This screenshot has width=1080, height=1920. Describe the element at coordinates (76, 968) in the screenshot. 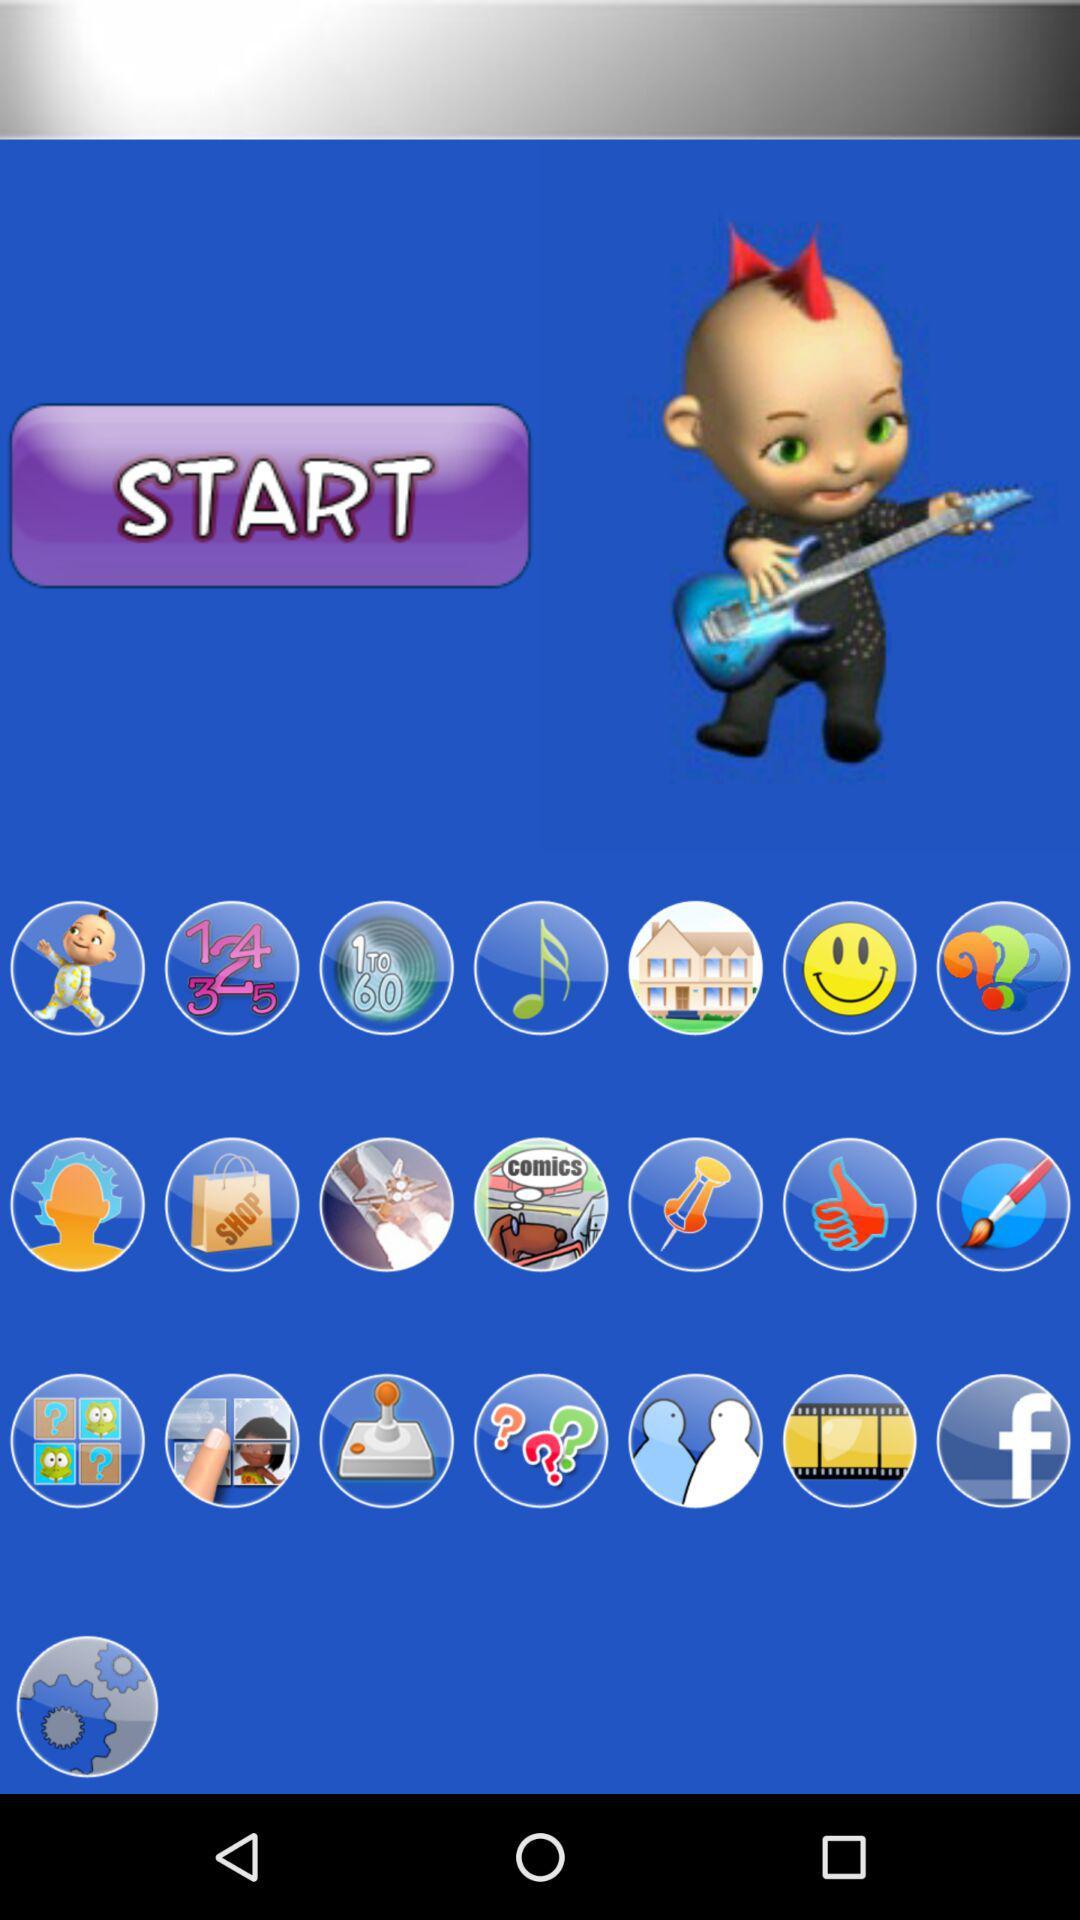

I see `the baby` at that location.